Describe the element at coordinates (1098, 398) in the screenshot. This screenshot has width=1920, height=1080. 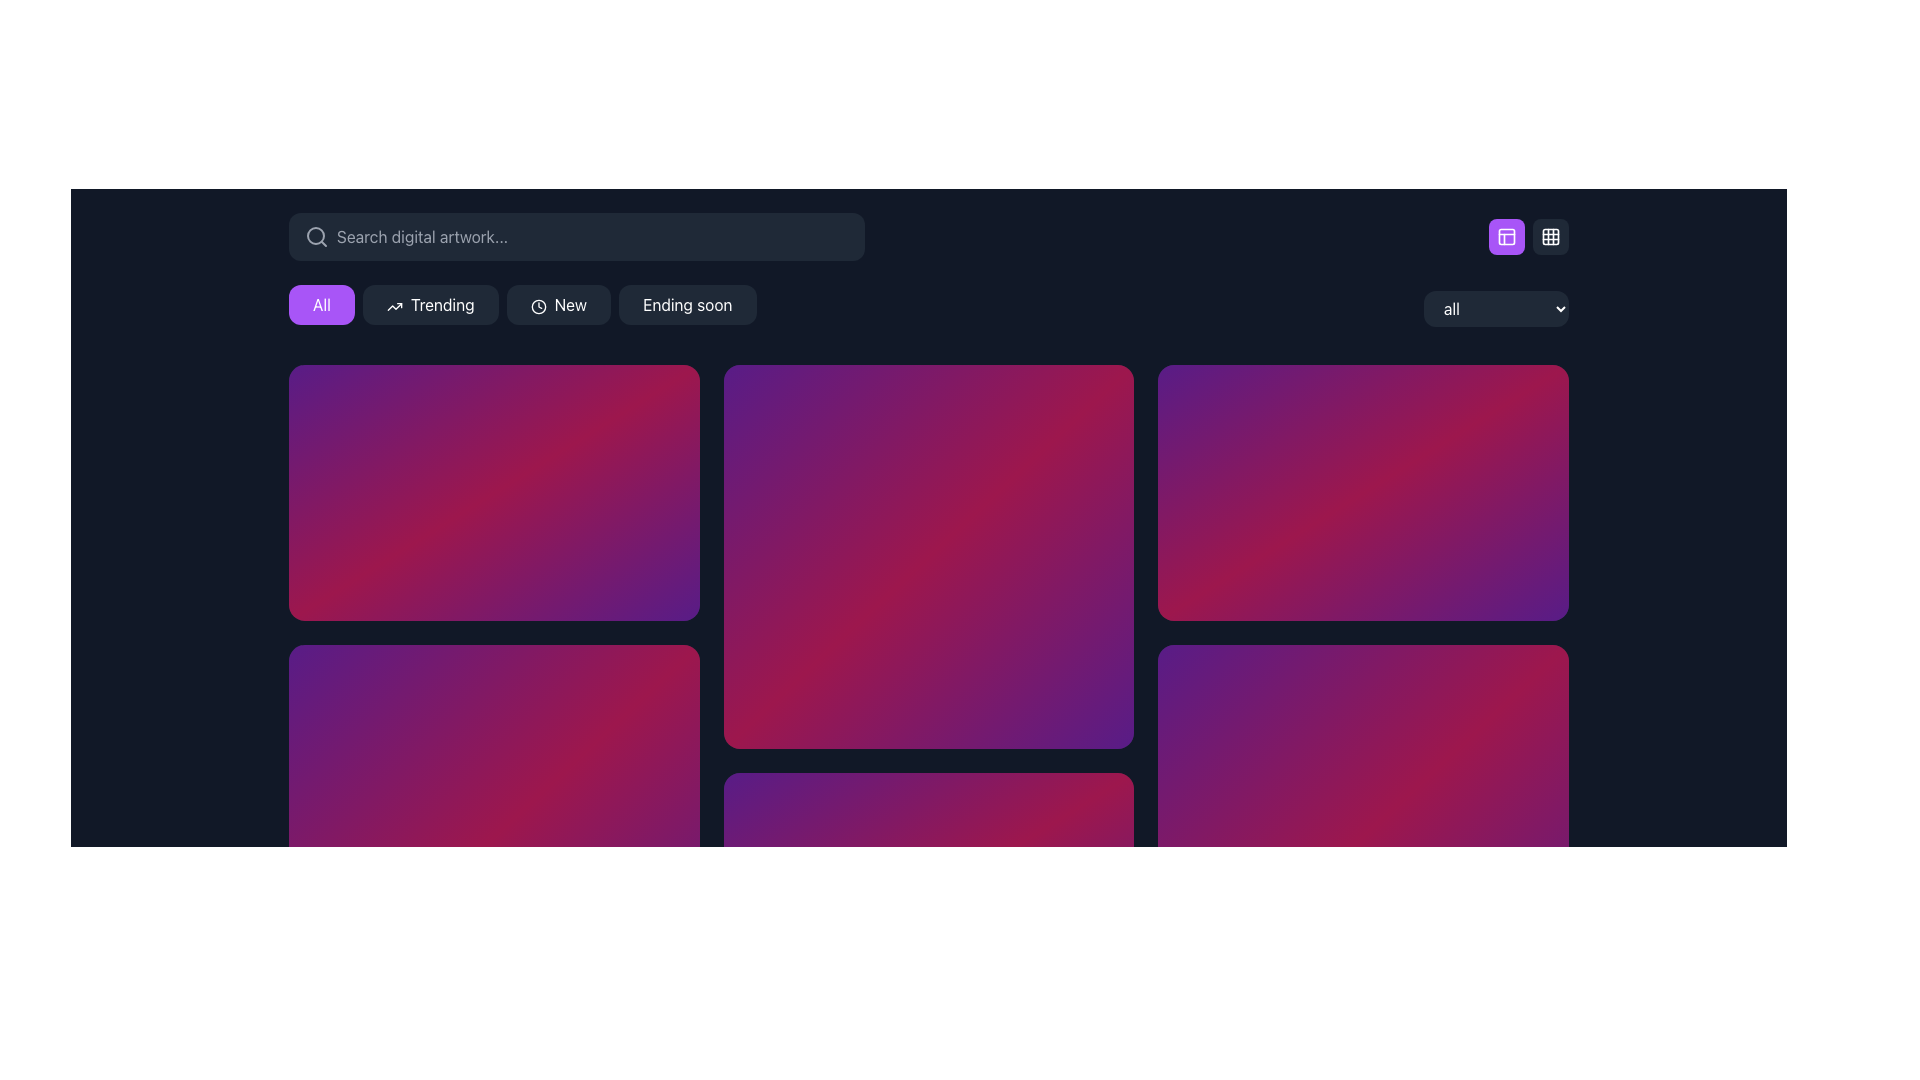
I see `the Circle element located at the center of the SVG component in the top-right region of the application interface` at that location.